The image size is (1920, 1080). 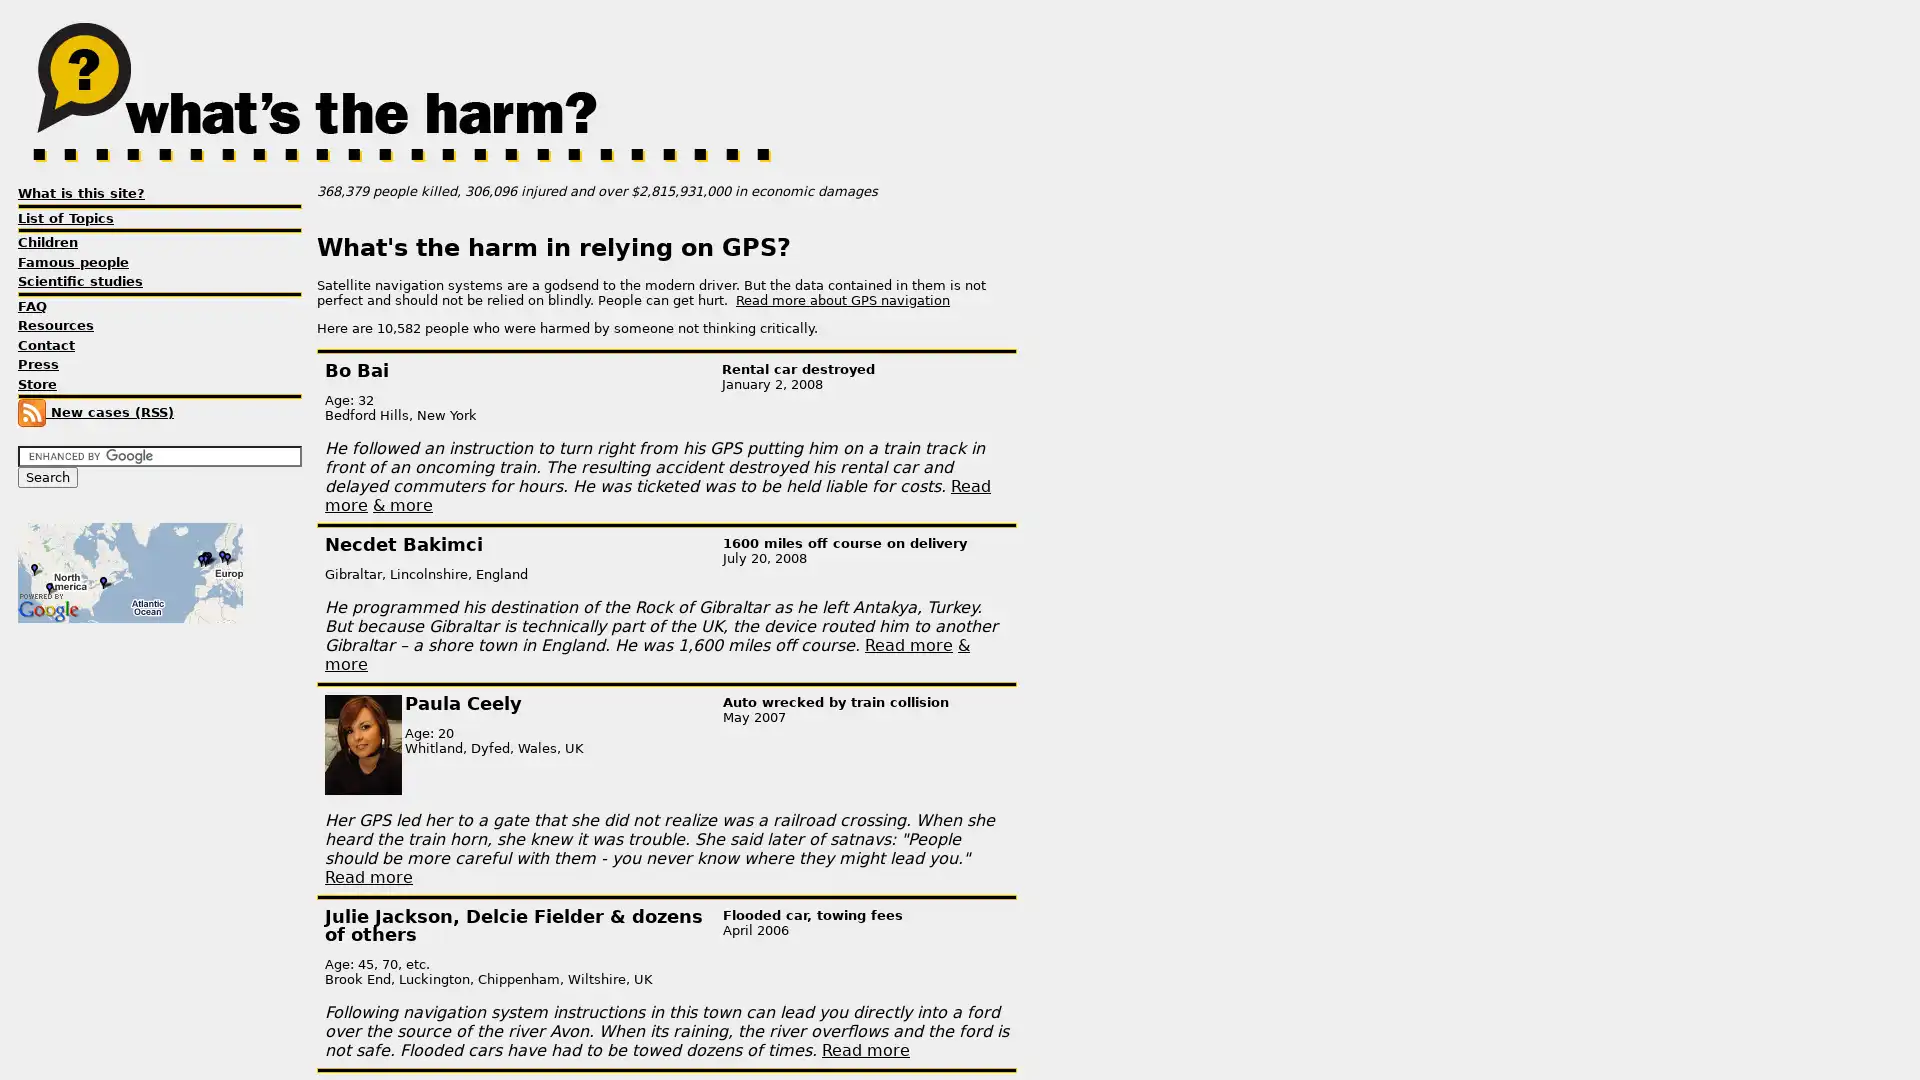 What do you see at coordinates (48, 477) in the screenshot?
I see `Search` at bounding box center [48, 477].